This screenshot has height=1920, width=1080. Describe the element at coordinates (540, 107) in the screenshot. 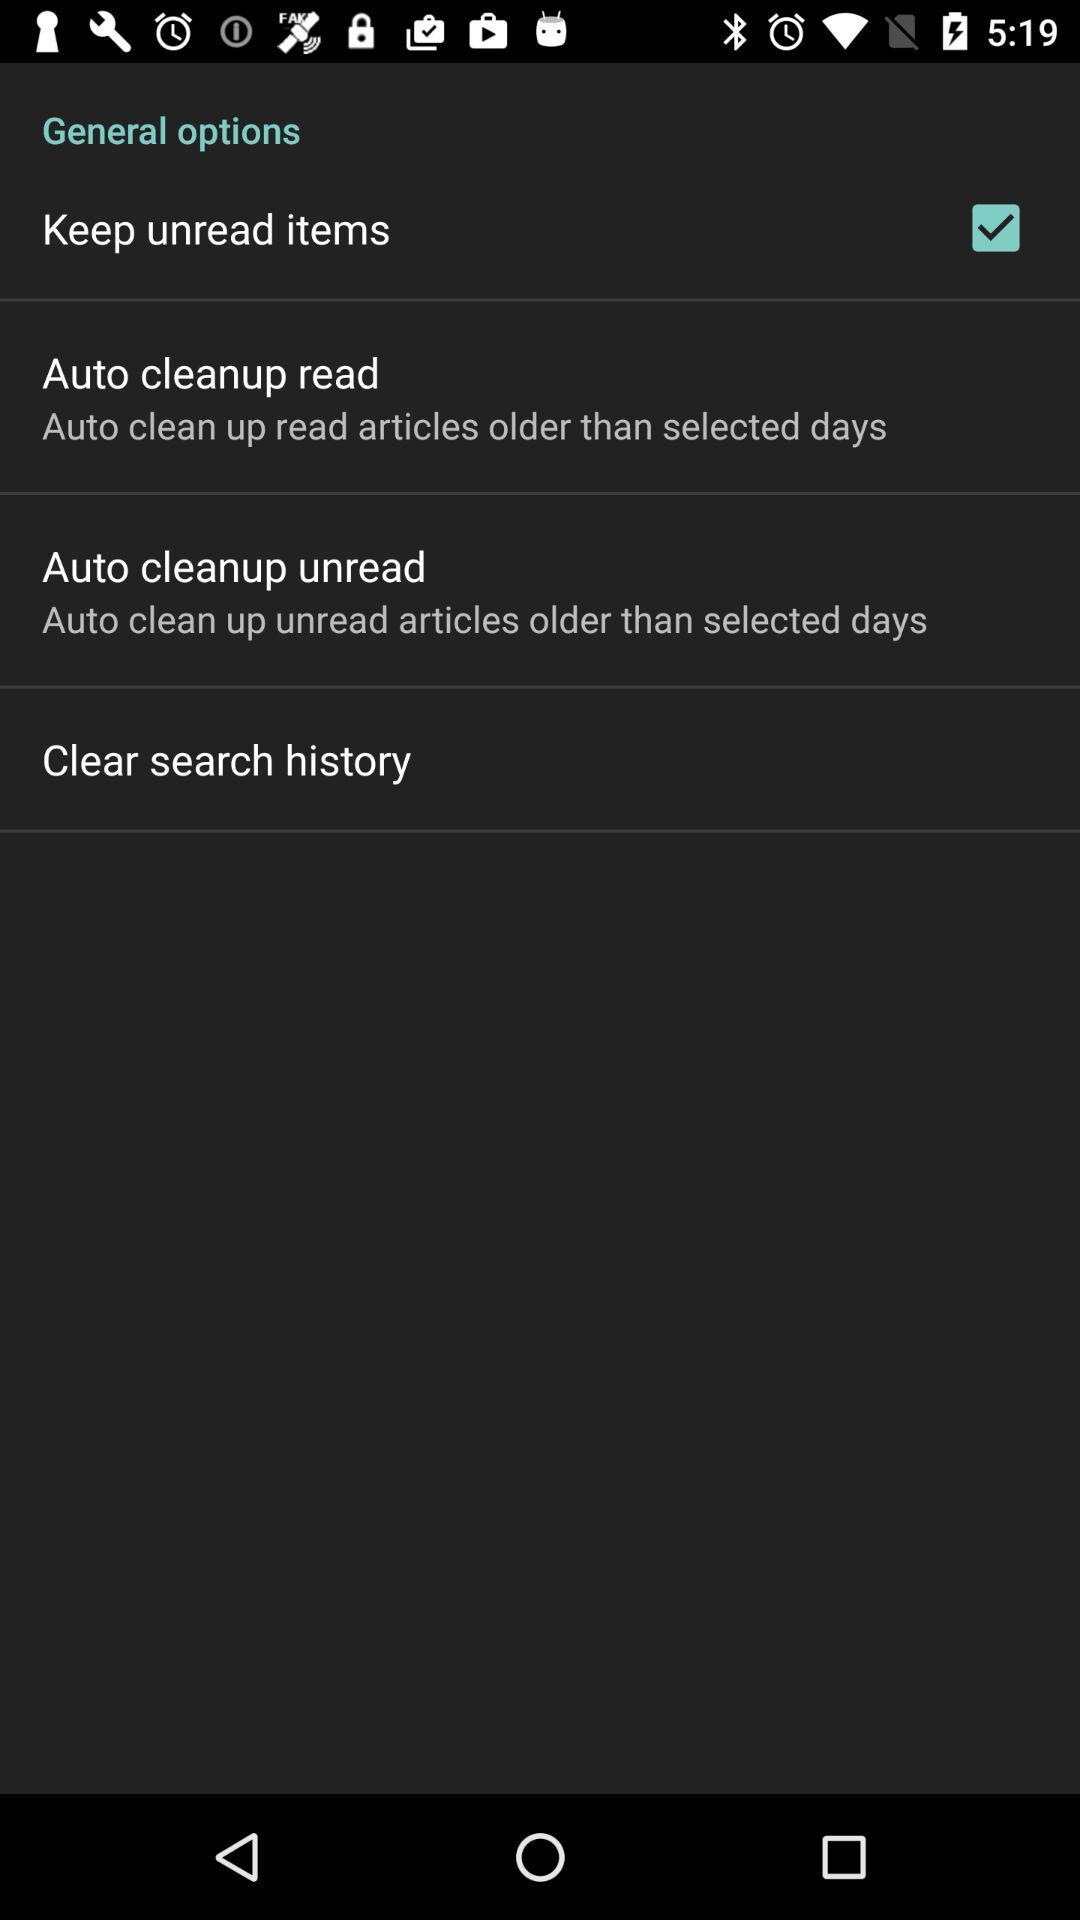

I see `general options item` at that location.